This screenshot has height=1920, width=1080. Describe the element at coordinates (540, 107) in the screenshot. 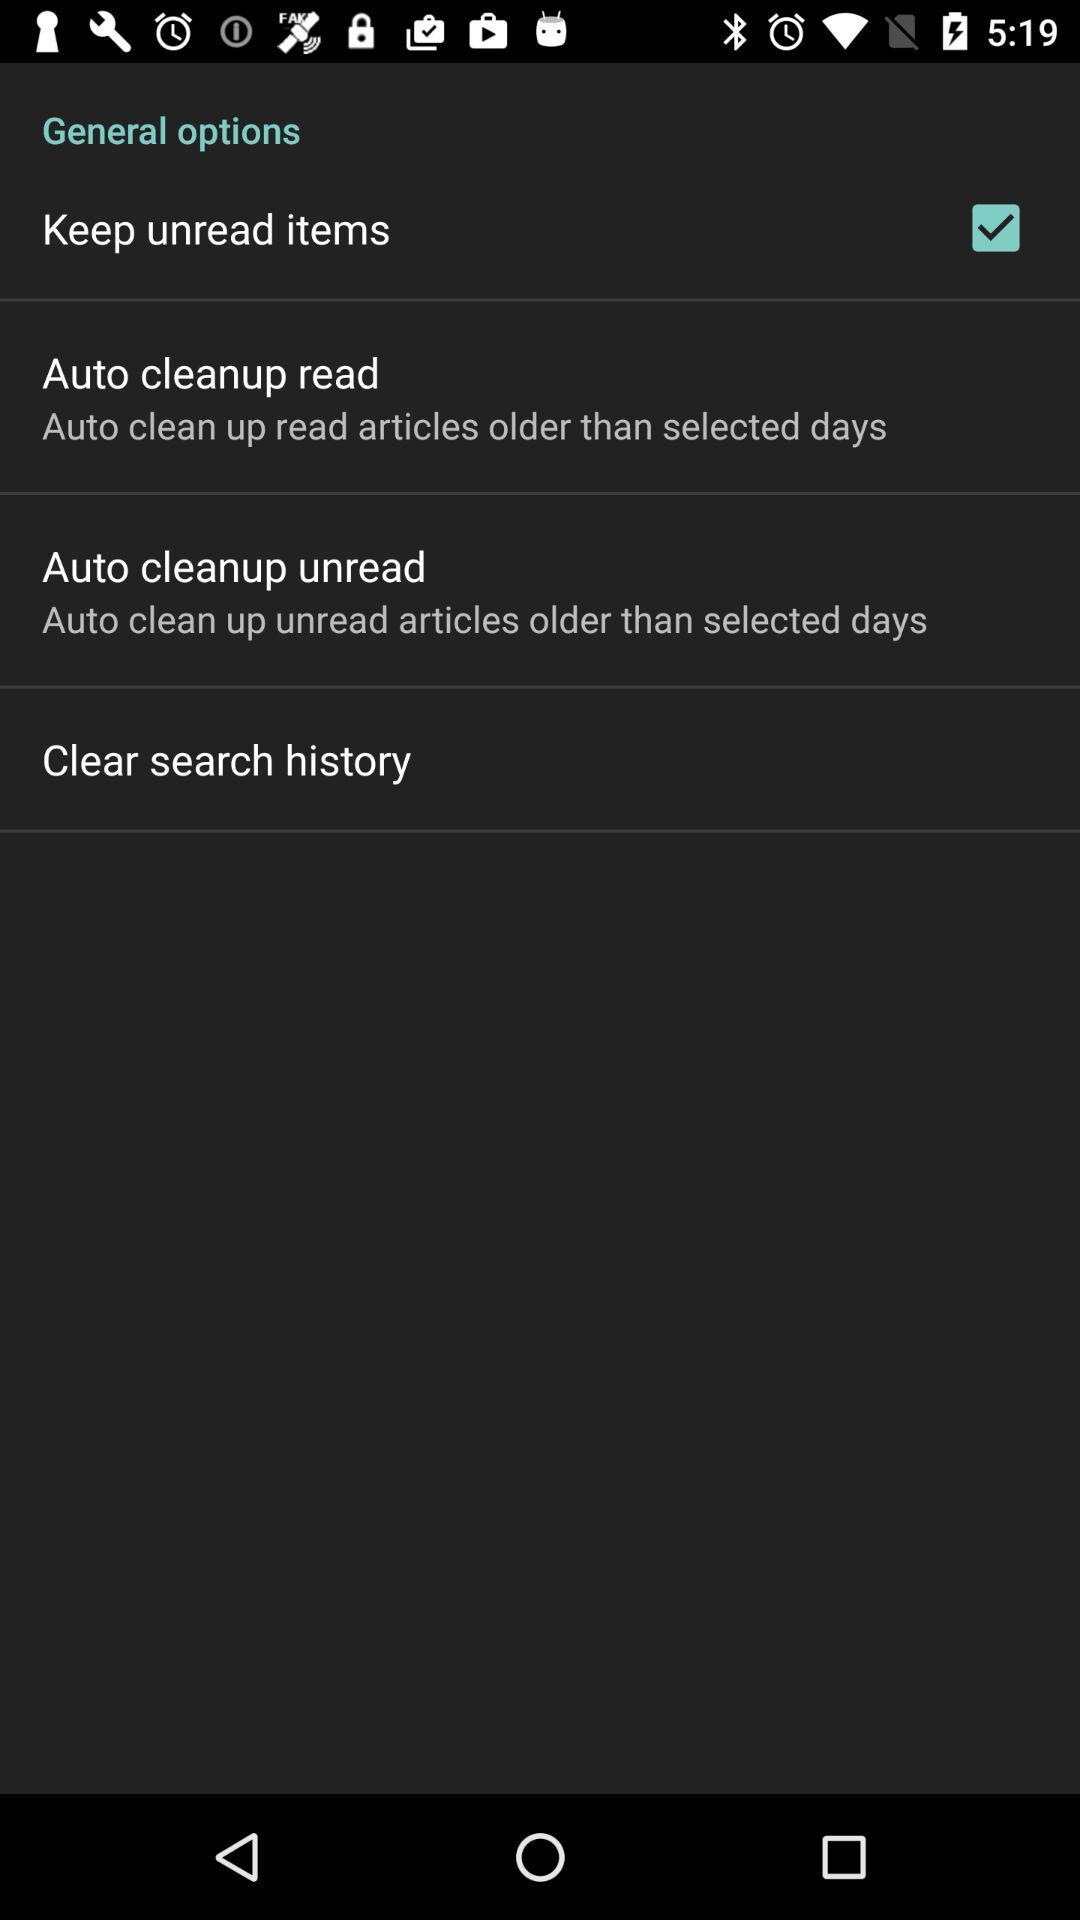

I see `general options item` at that location.